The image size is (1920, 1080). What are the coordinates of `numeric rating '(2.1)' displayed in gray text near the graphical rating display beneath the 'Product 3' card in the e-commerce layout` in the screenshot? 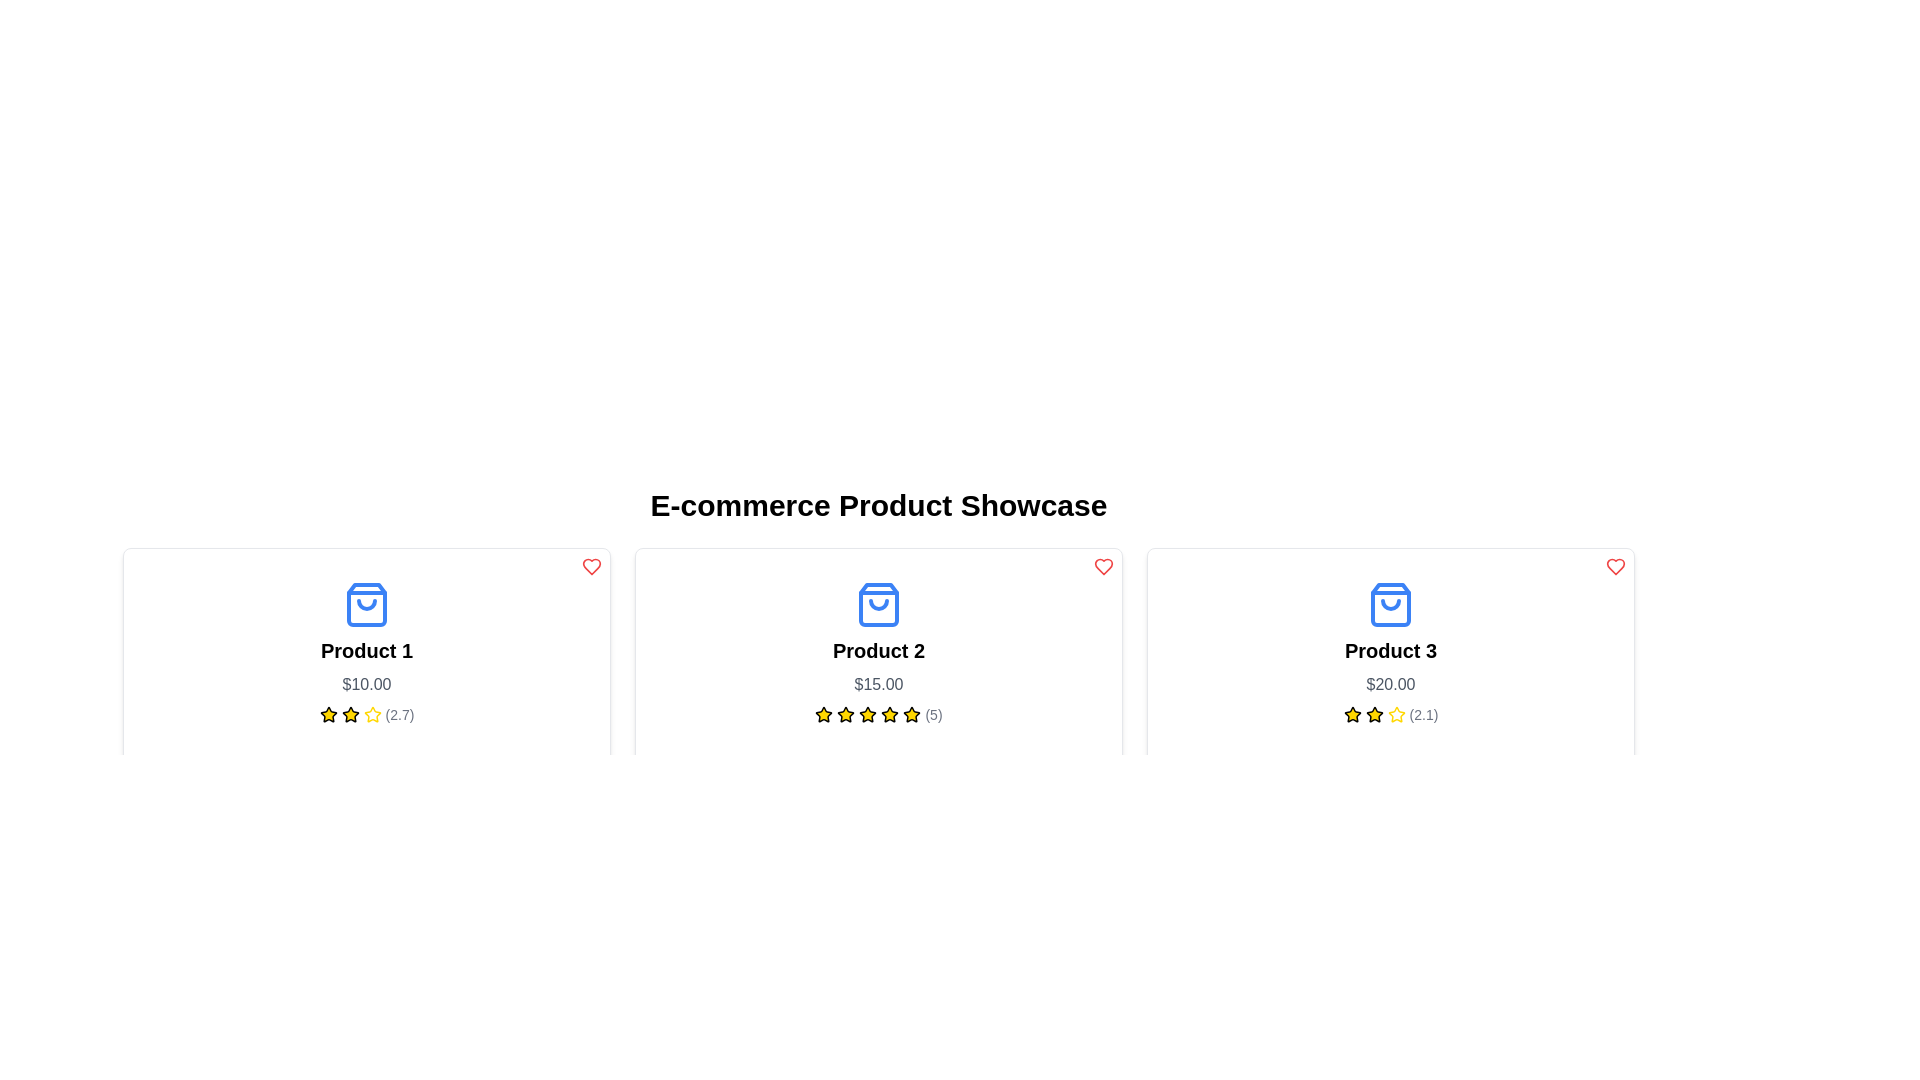 It's located at (1423, 713).